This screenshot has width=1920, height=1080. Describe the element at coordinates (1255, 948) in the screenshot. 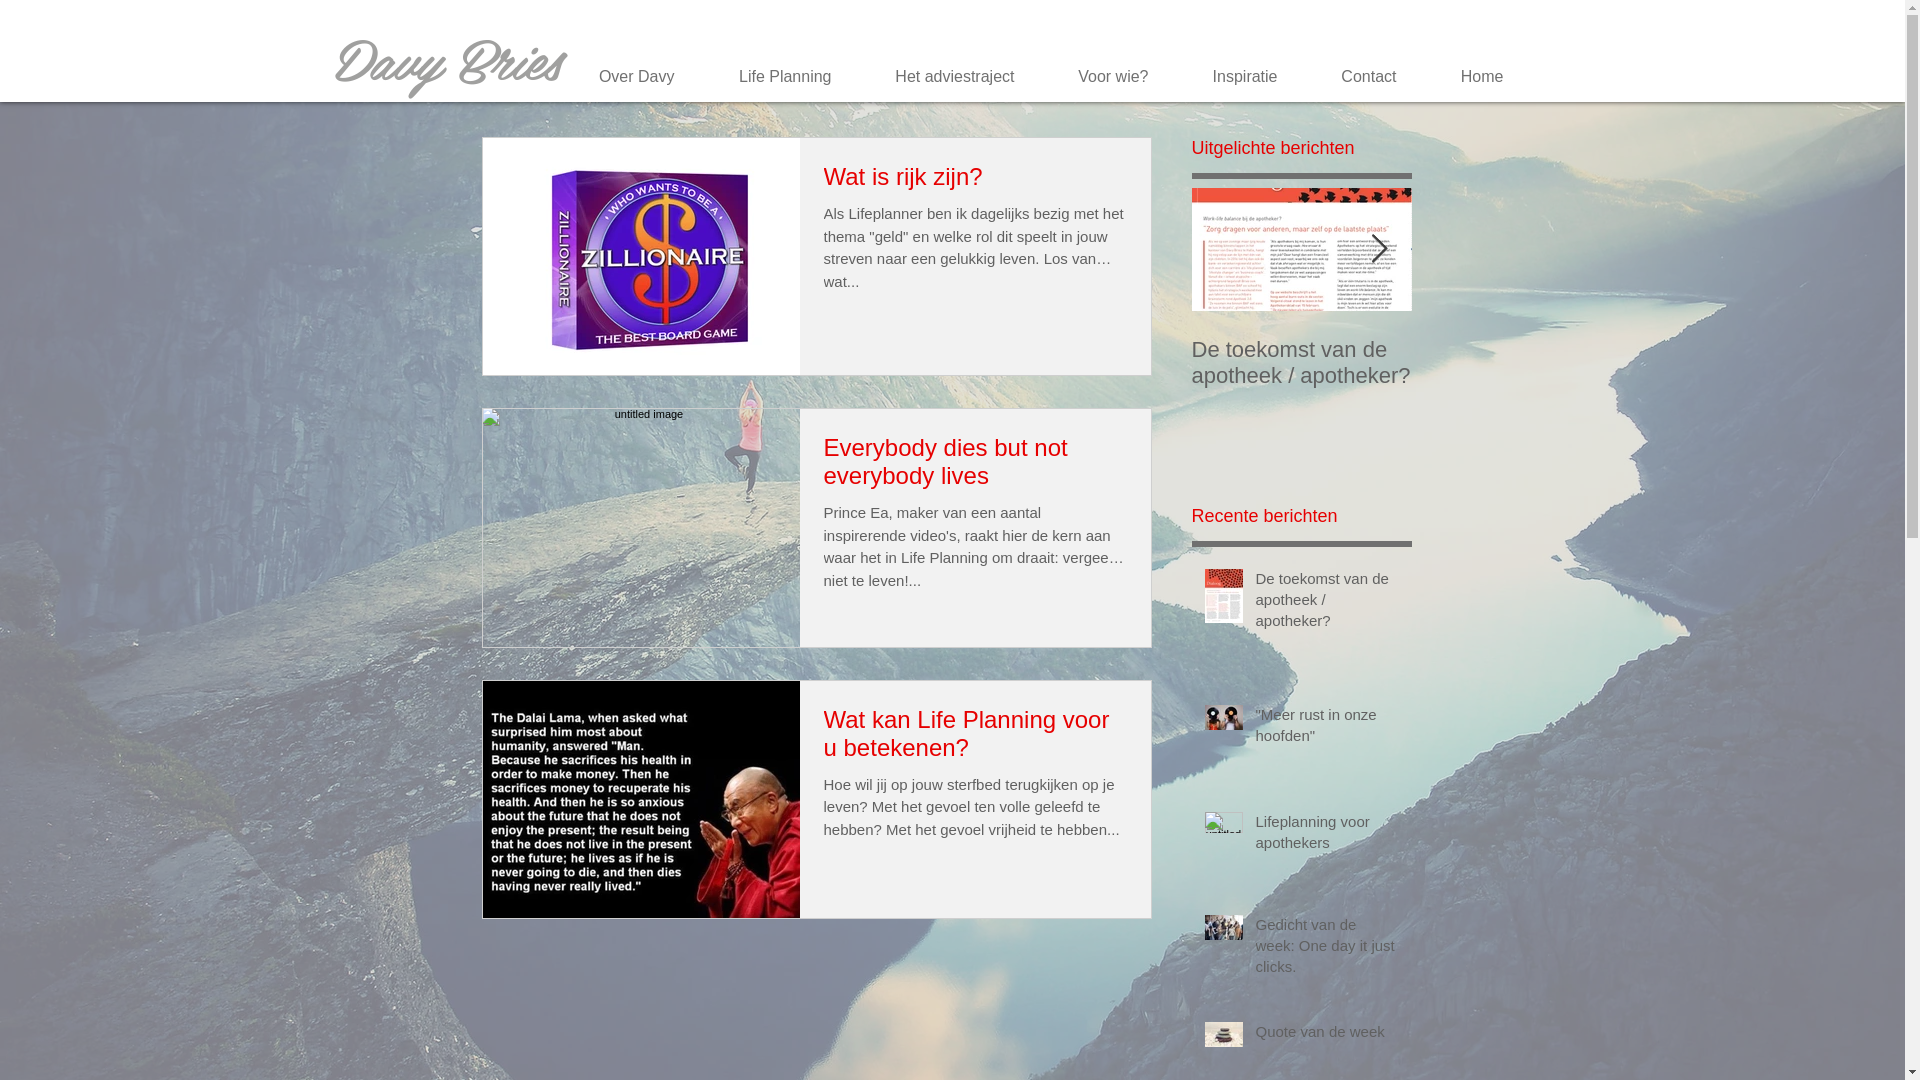

I see `'Gedicht van de week: One day it just clicks.'` at that location.